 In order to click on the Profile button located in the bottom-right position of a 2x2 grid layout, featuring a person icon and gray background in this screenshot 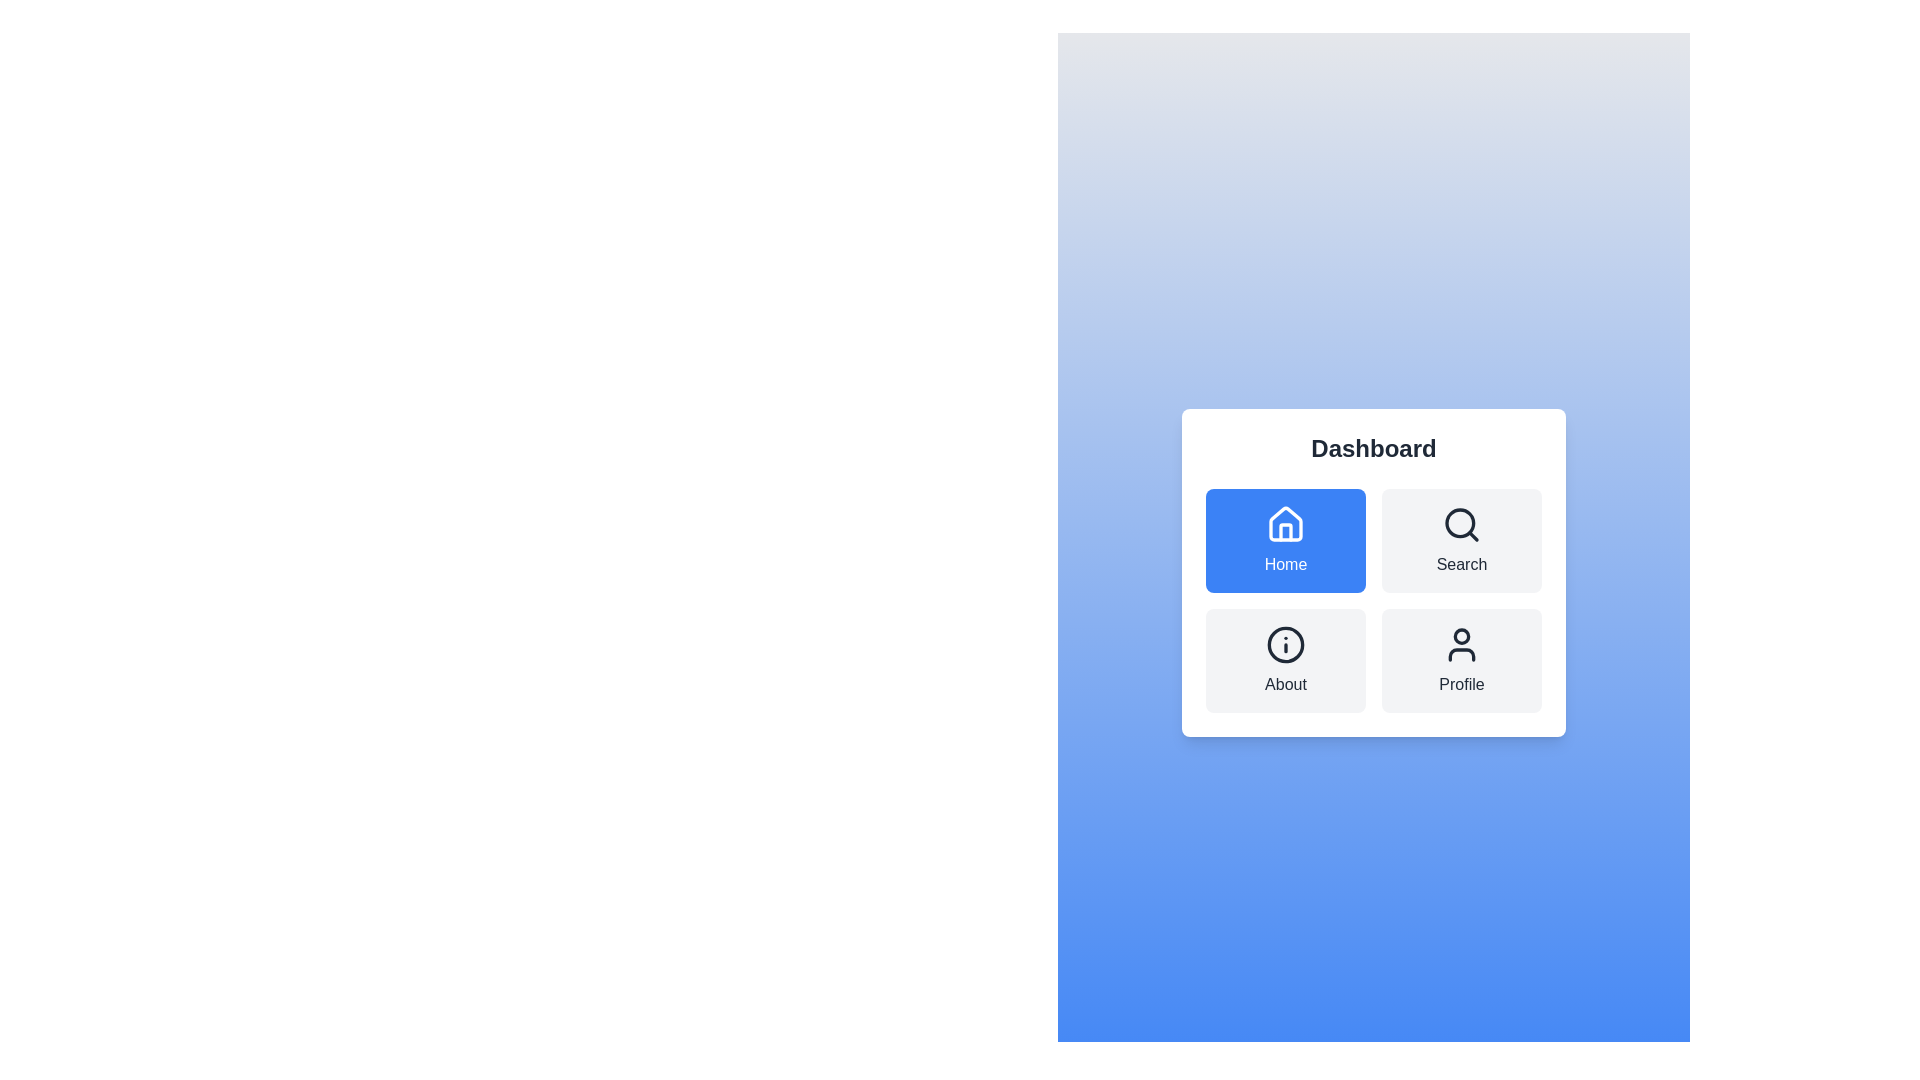, I will do `click(1462, 660)`.